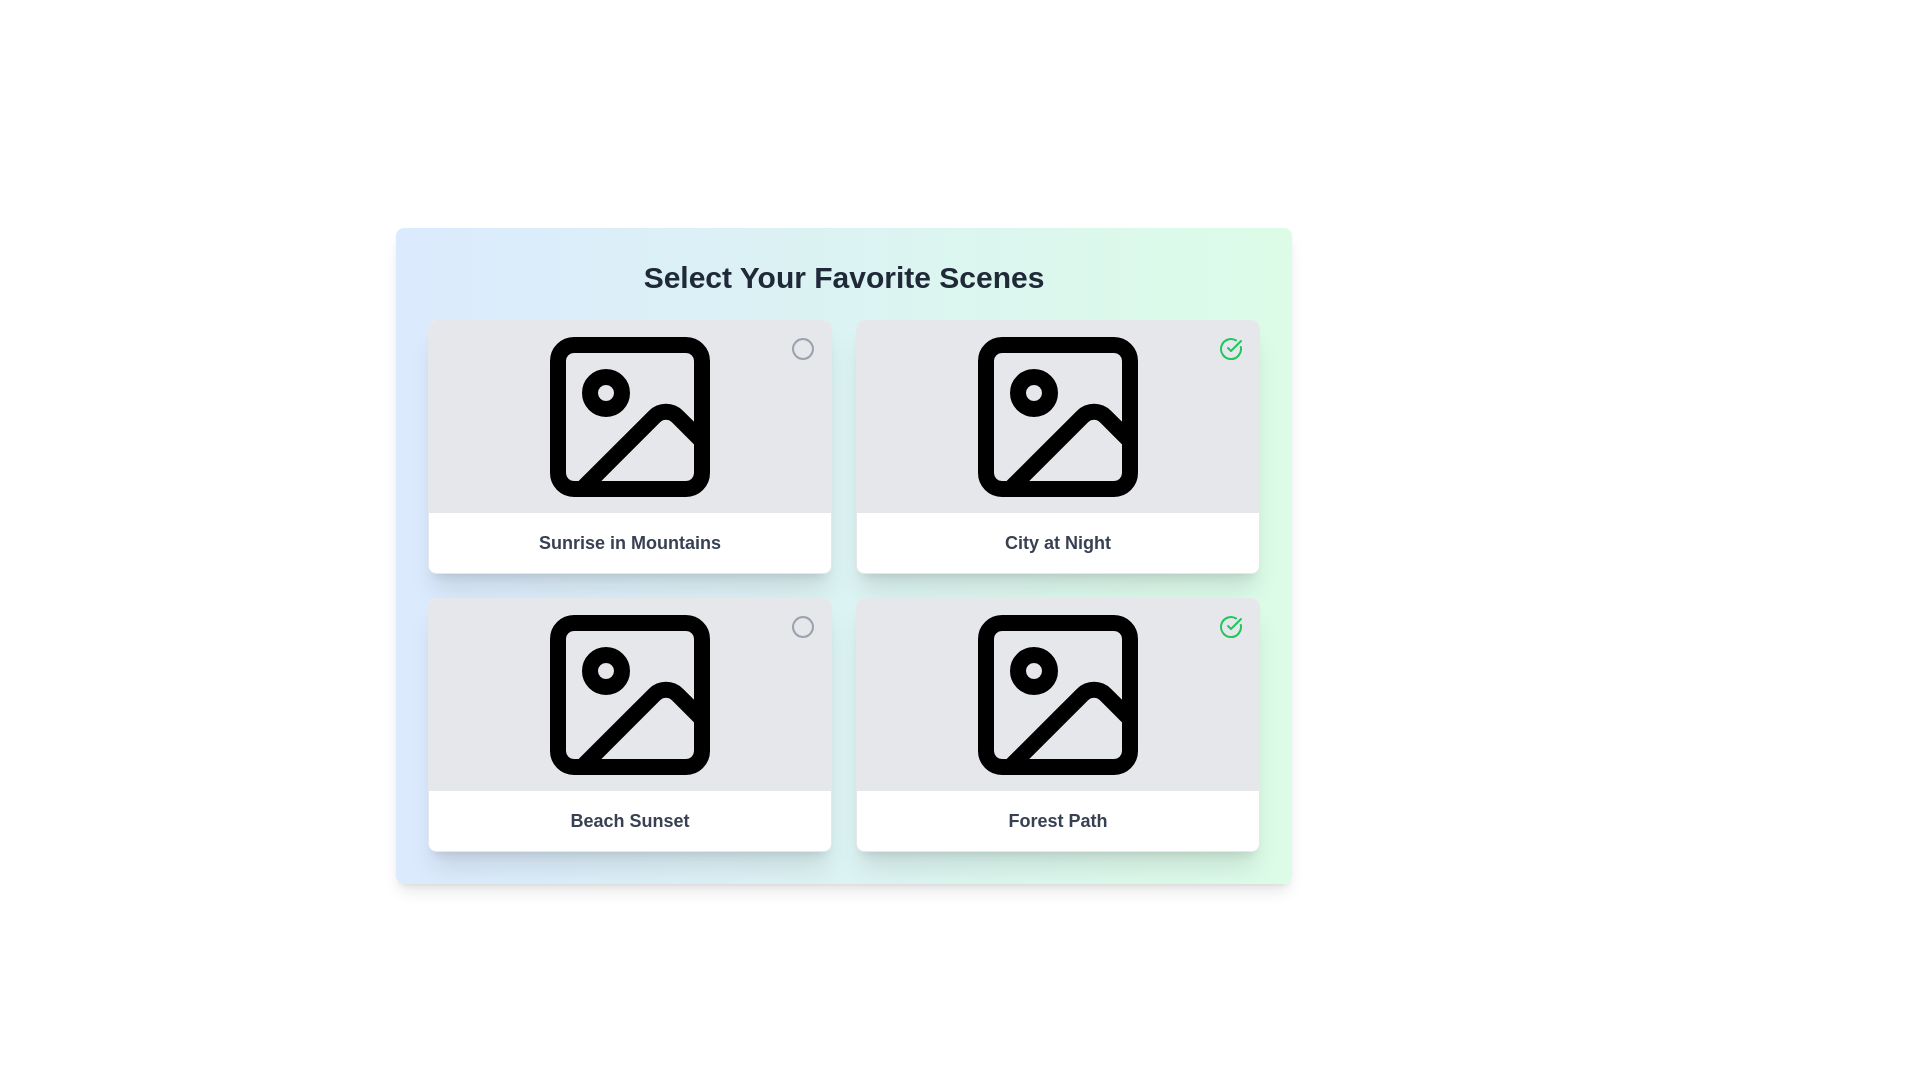  Describe the element at coordinates (1229, 626) in the screenshot. I see `the media item Forest Path` at that location.